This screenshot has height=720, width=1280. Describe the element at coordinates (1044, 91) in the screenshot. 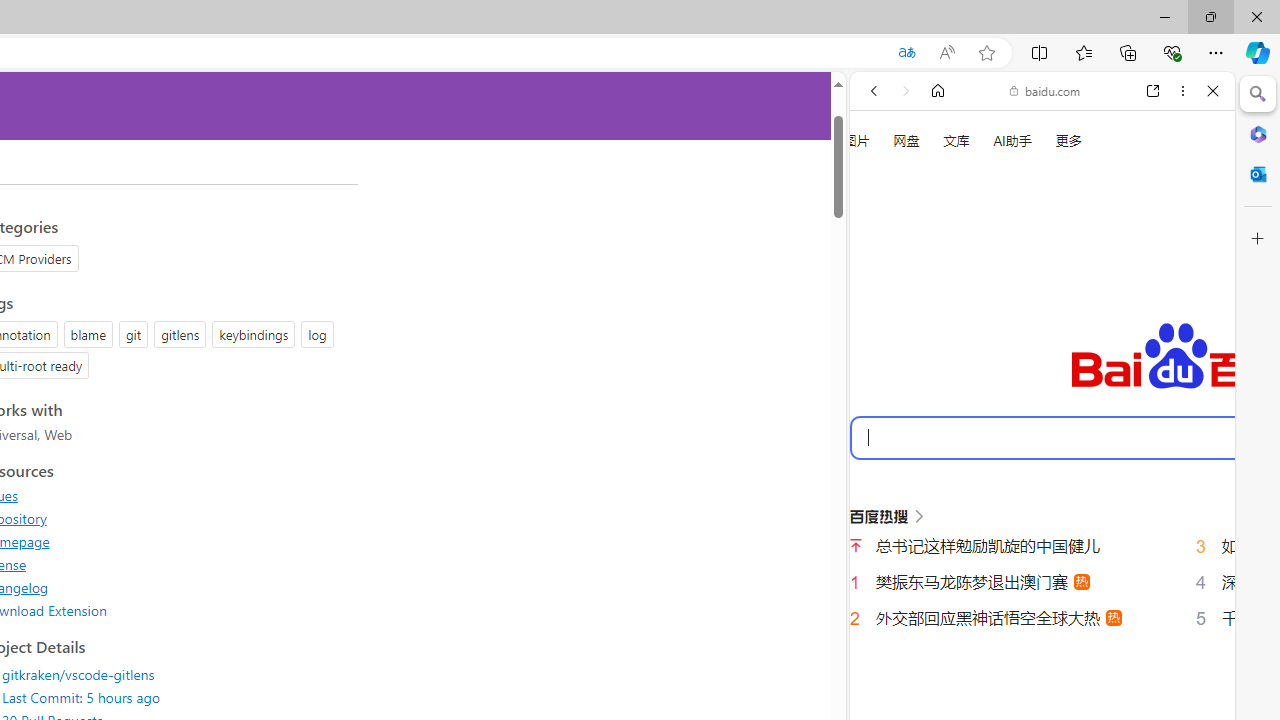

I see `'baidu.com'` at that location.